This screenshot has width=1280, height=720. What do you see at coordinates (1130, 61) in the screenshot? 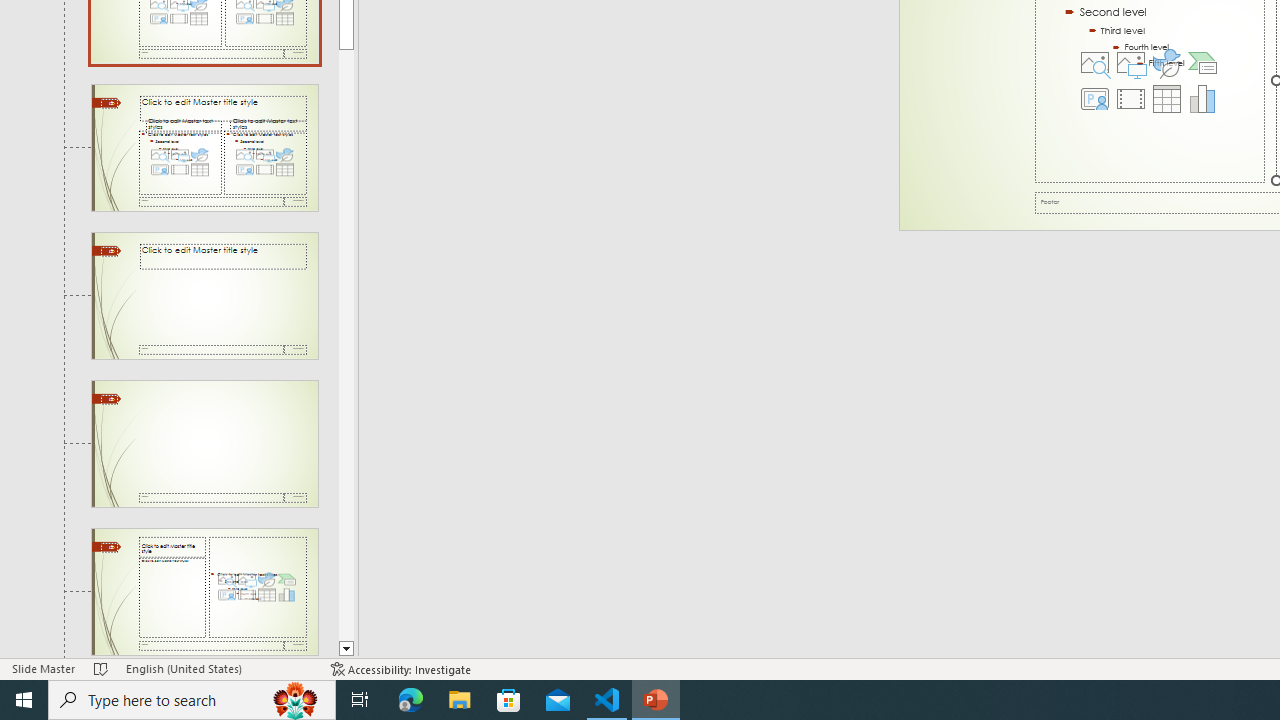
I see `'Pictures'` at bounding box center [1130, 61].